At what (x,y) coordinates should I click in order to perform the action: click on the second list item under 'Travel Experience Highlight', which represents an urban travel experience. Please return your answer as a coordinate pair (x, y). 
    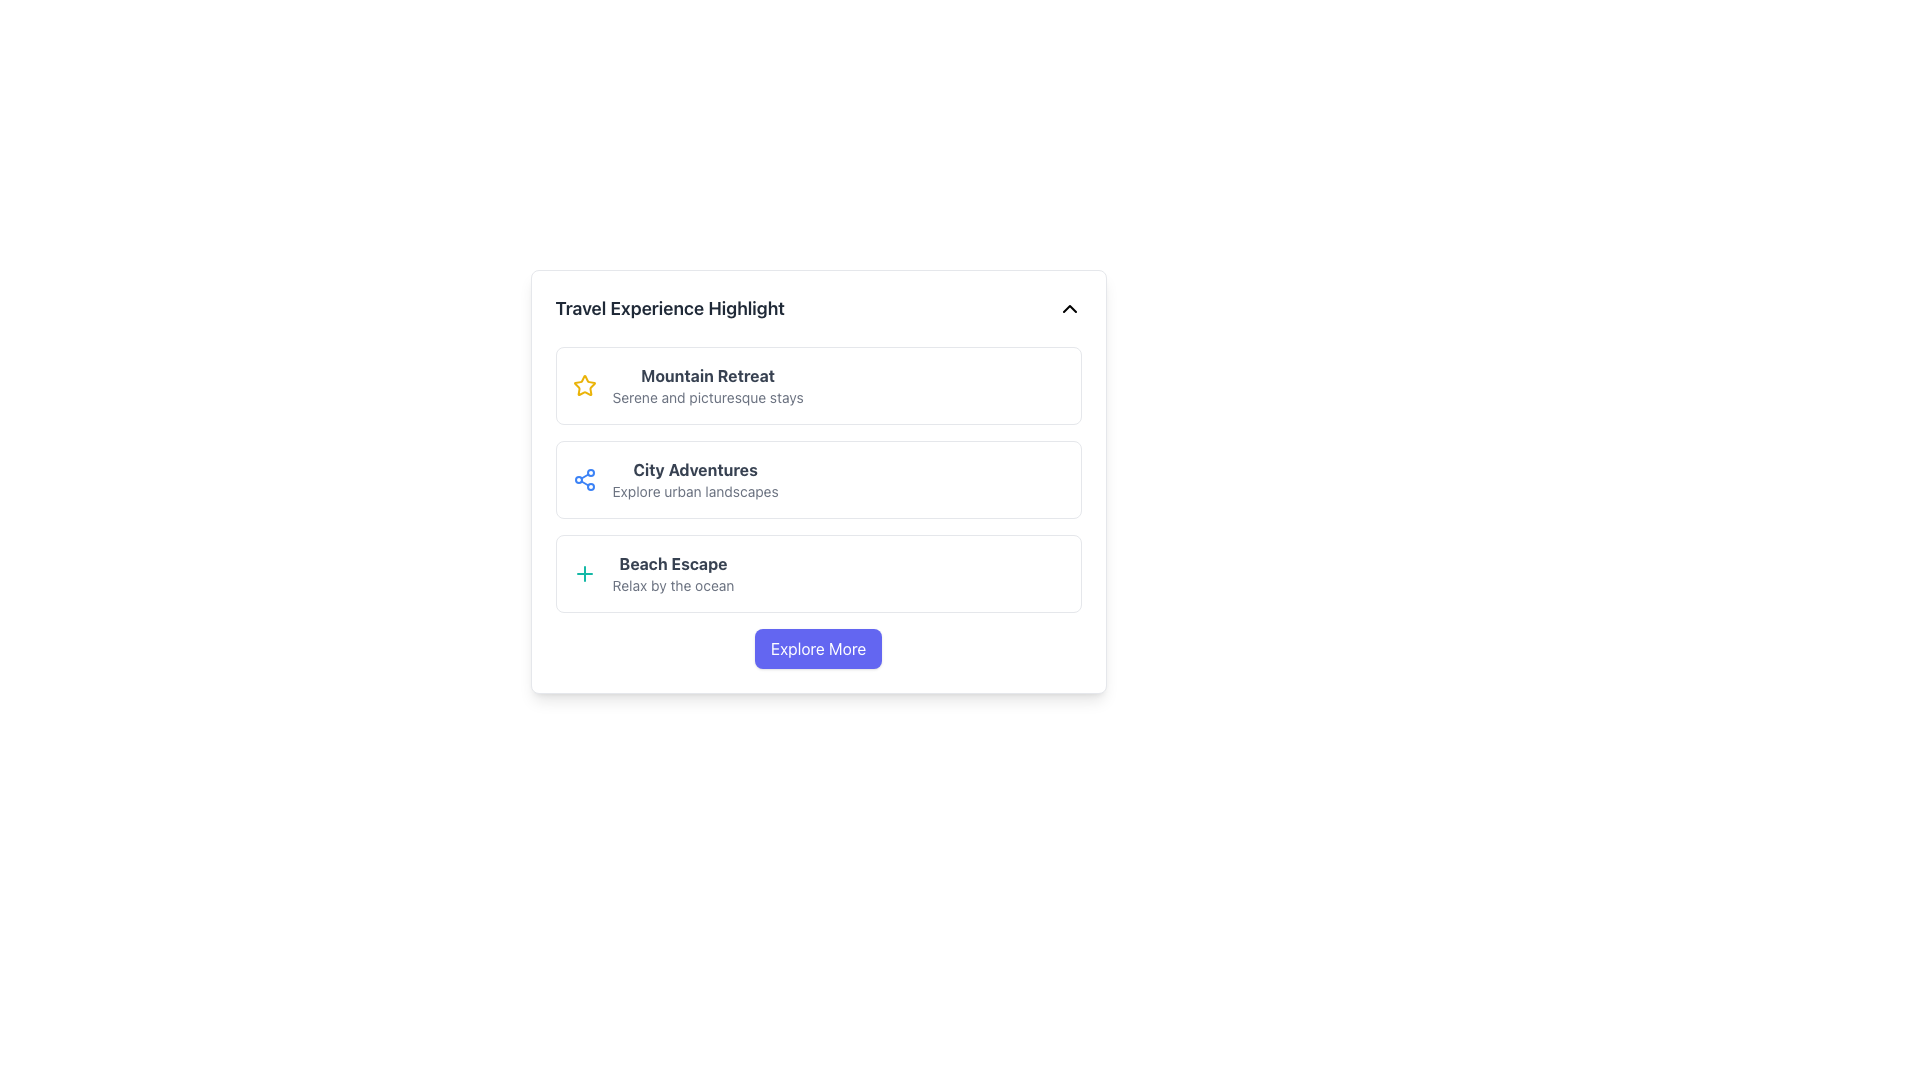
    Looking at the image, I should click on (818, 482).